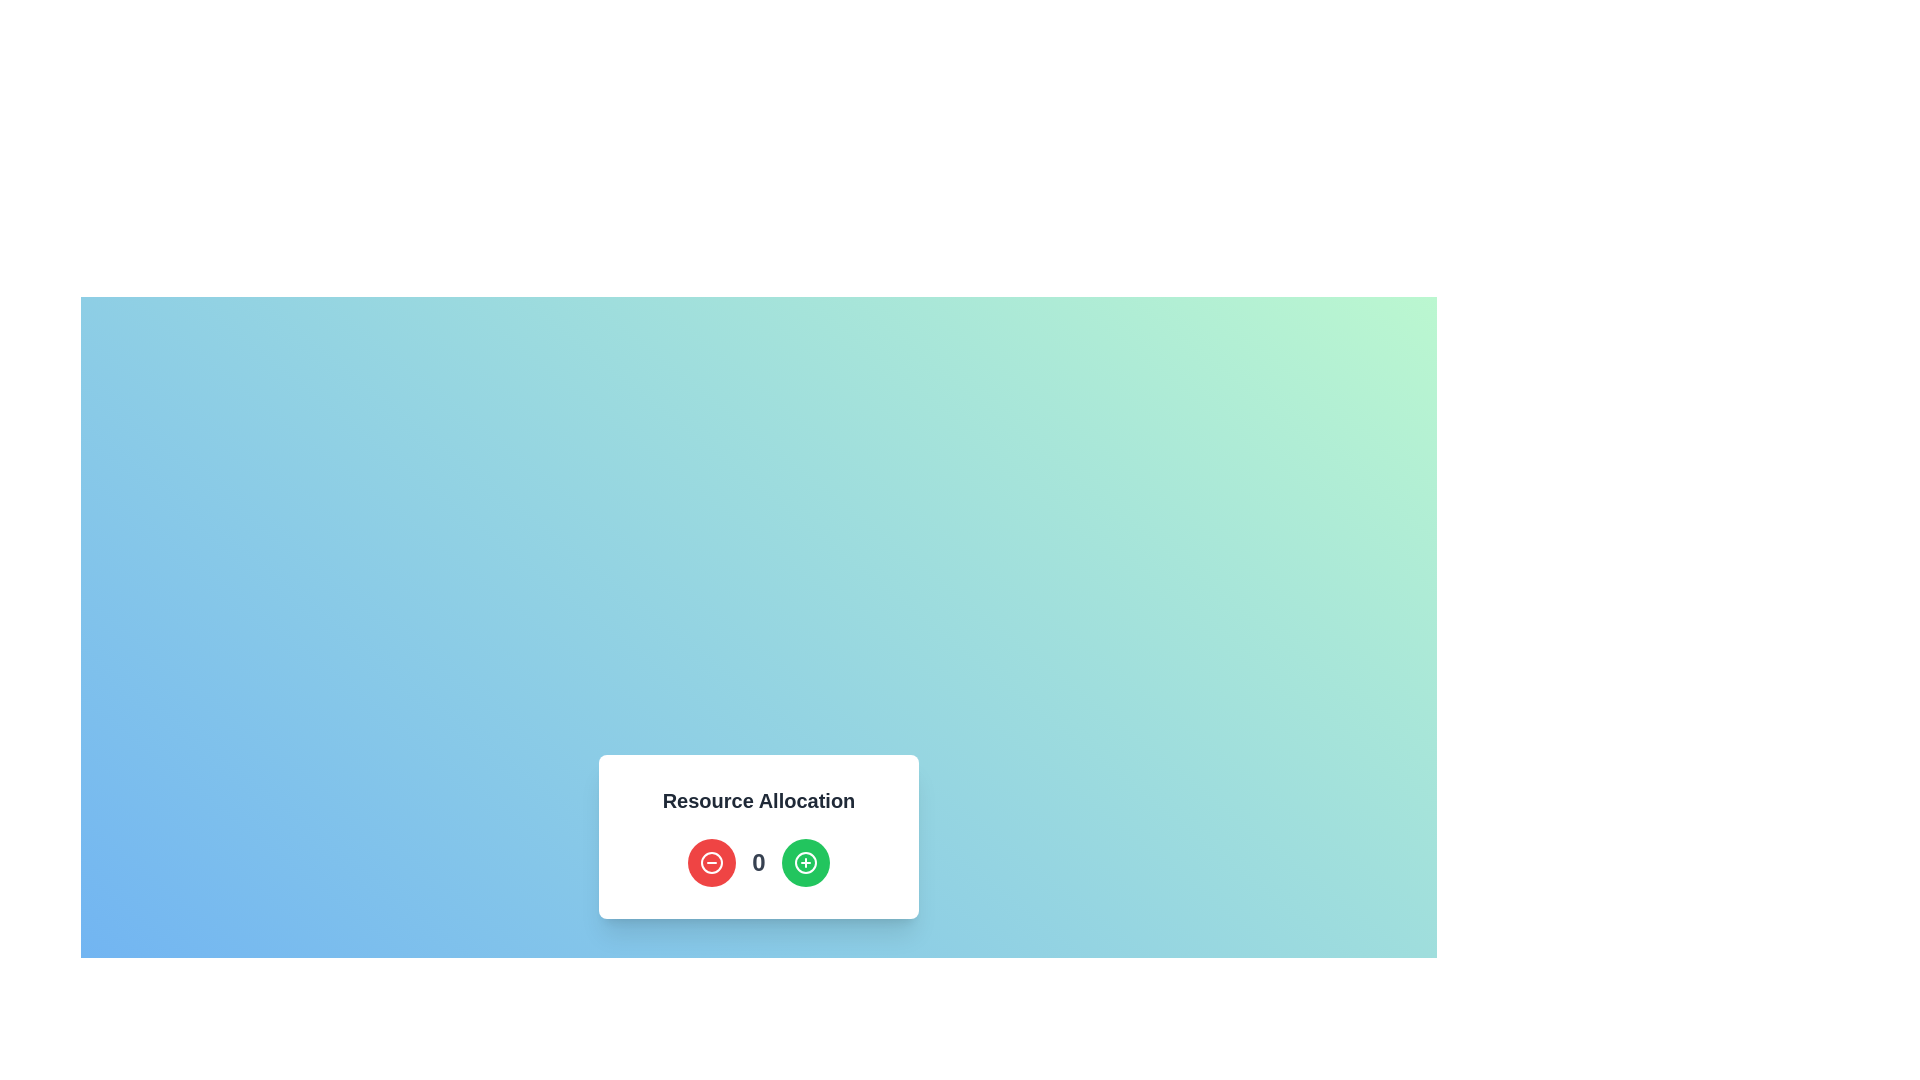 The image size is (1920, 1080). Describe the element at coordinates (712, 862) in the screenshot. I see `the subtract icon in the 'Resource Allocation' card, which is the leftmost symbol next to the green '+' icon` at that location.